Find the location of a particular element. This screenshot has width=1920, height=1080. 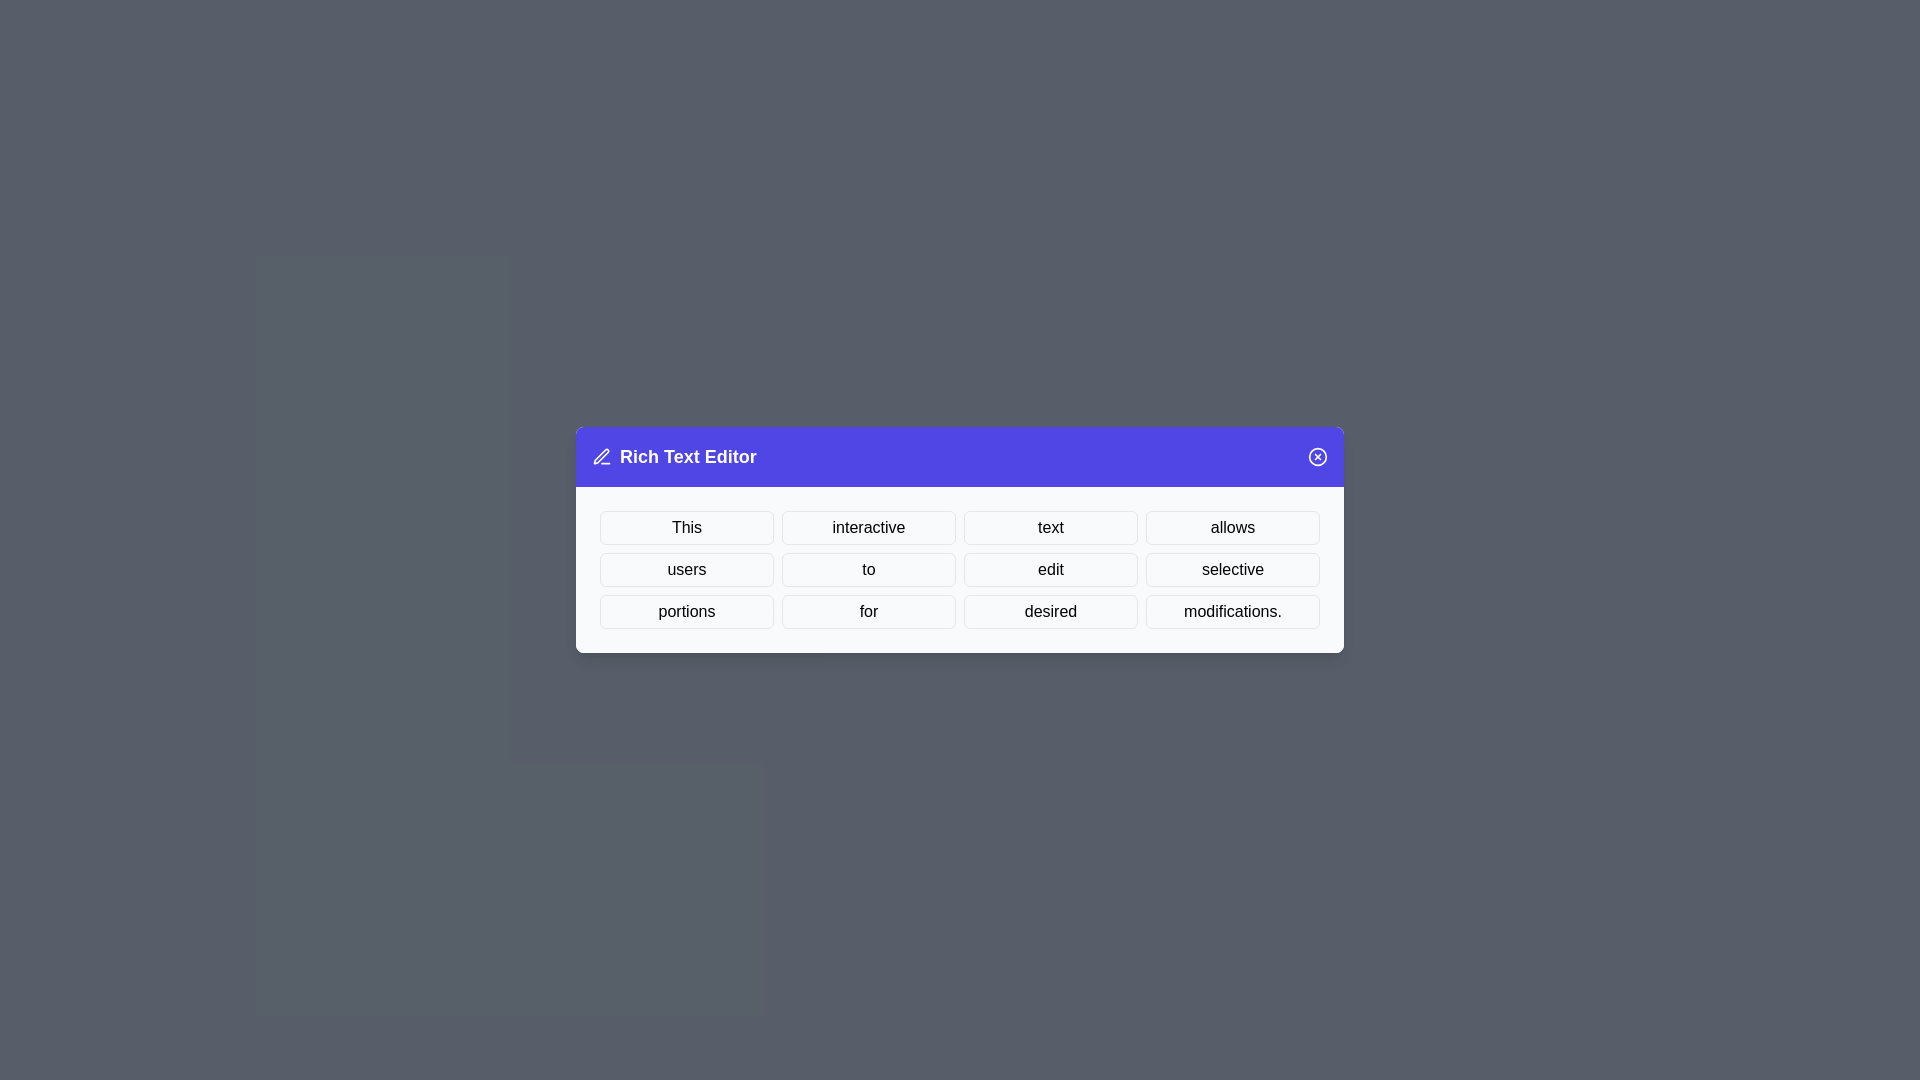

the word desired to select it is located at coordinates (1050, 611).